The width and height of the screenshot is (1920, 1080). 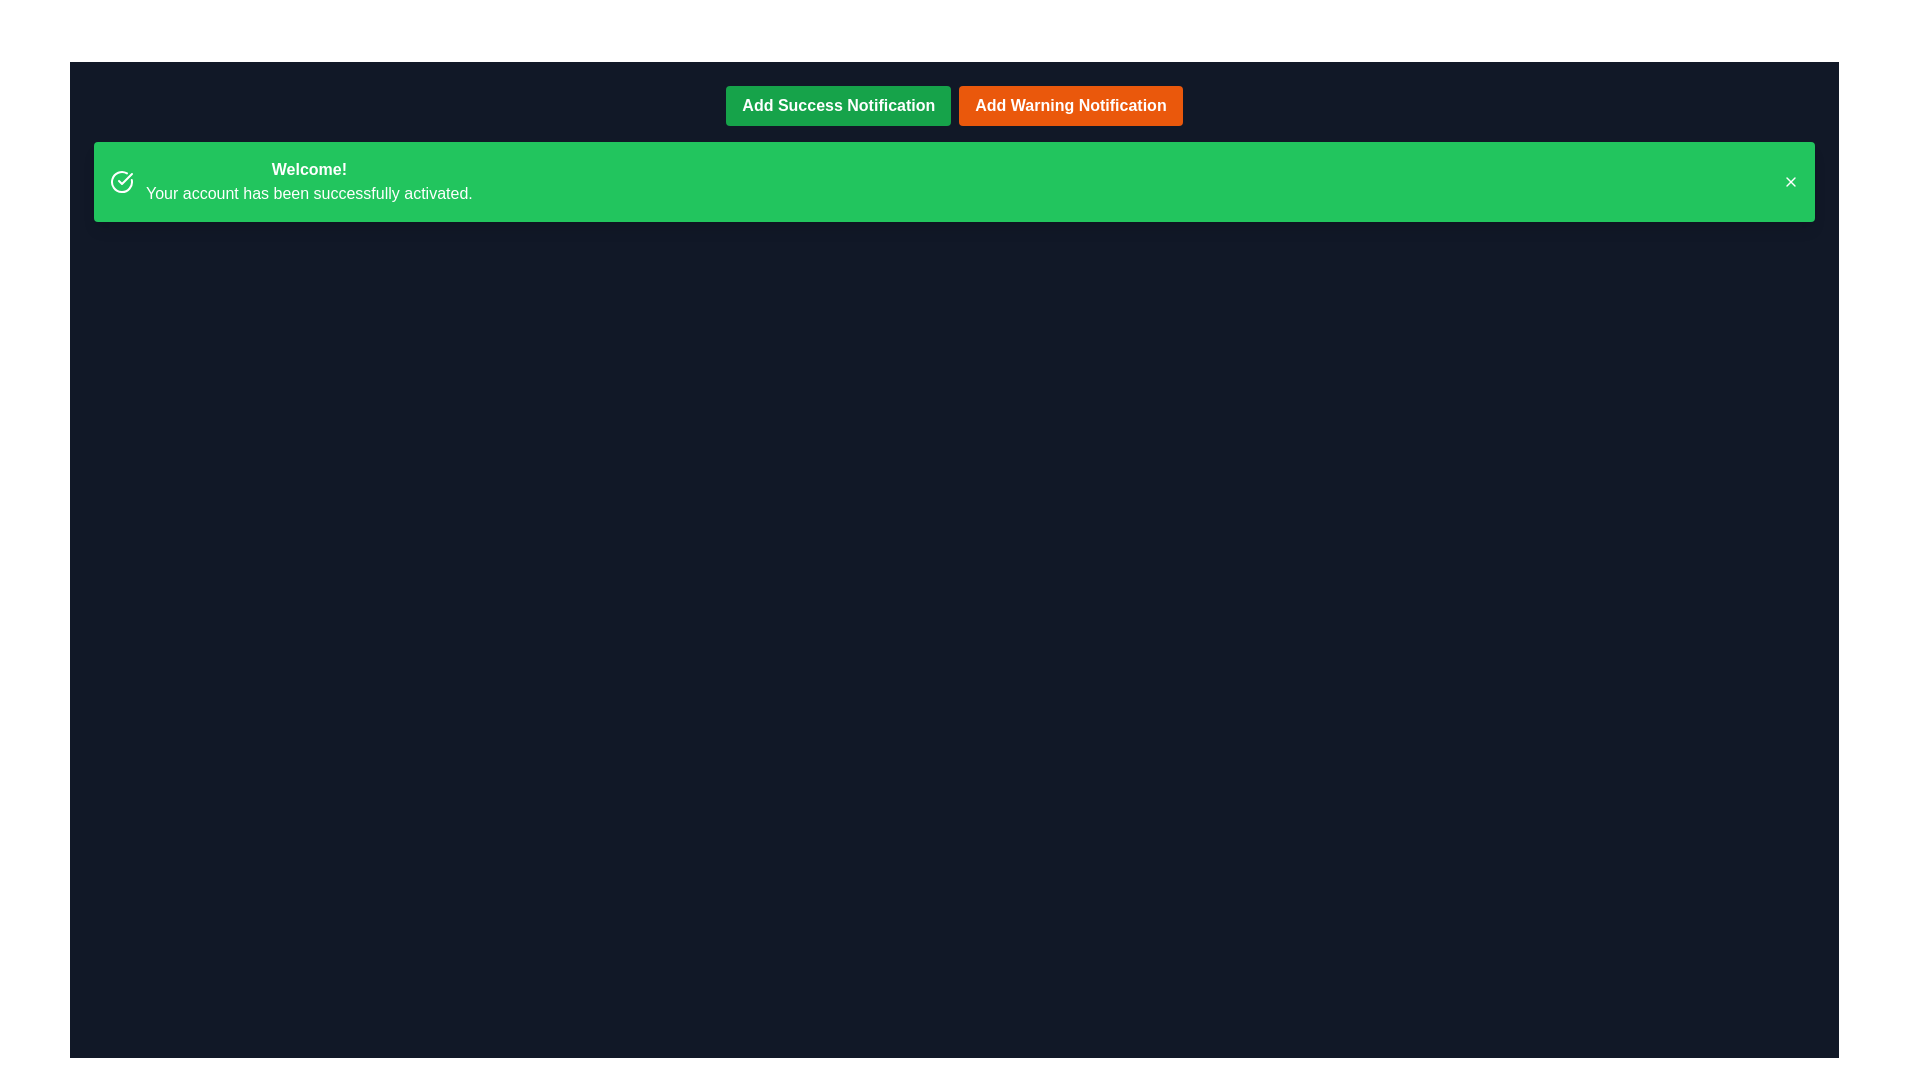 What do you see at coordinates (1790, 181) in the screenshot?
I see `the close button located at the top-right corner of the green notification bar` at bounding box center [1790, 181].